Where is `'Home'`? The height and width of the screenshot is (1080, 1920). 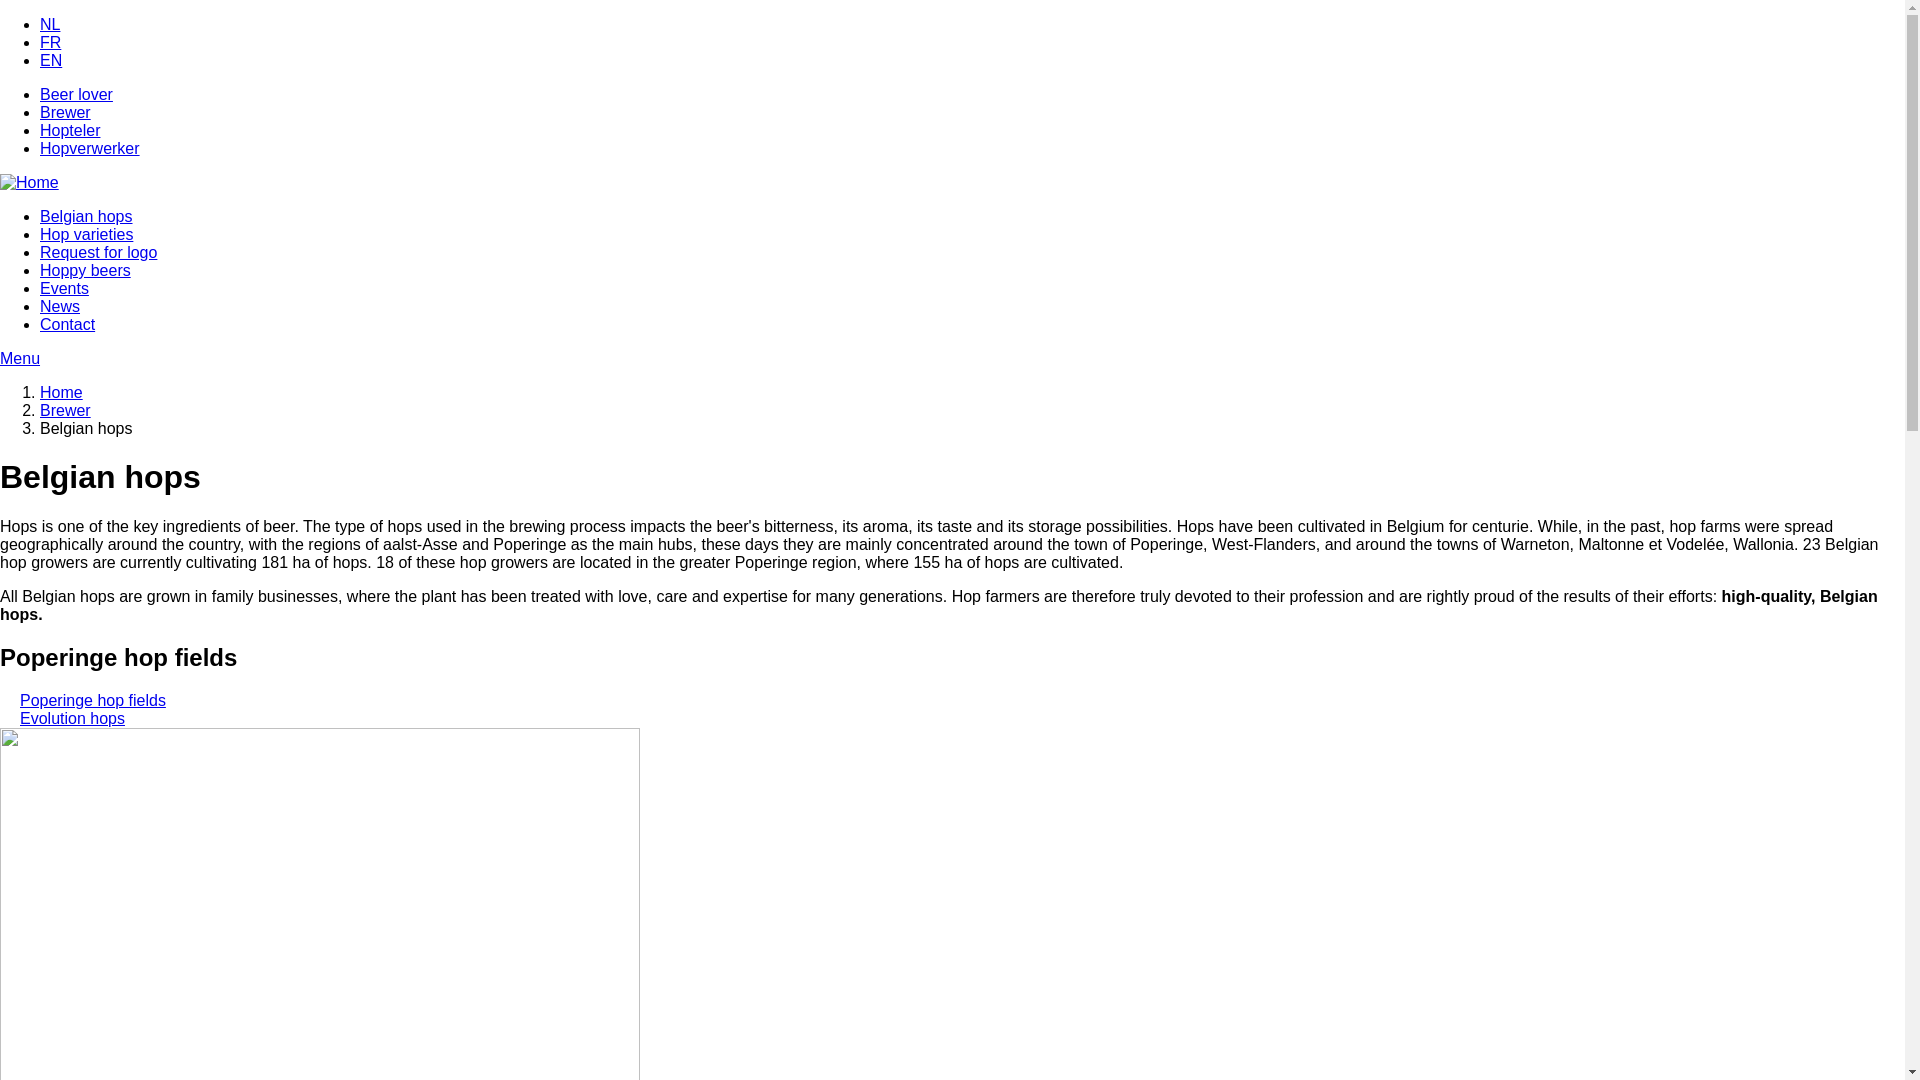
'Home' is located at coordinates (61, 392).